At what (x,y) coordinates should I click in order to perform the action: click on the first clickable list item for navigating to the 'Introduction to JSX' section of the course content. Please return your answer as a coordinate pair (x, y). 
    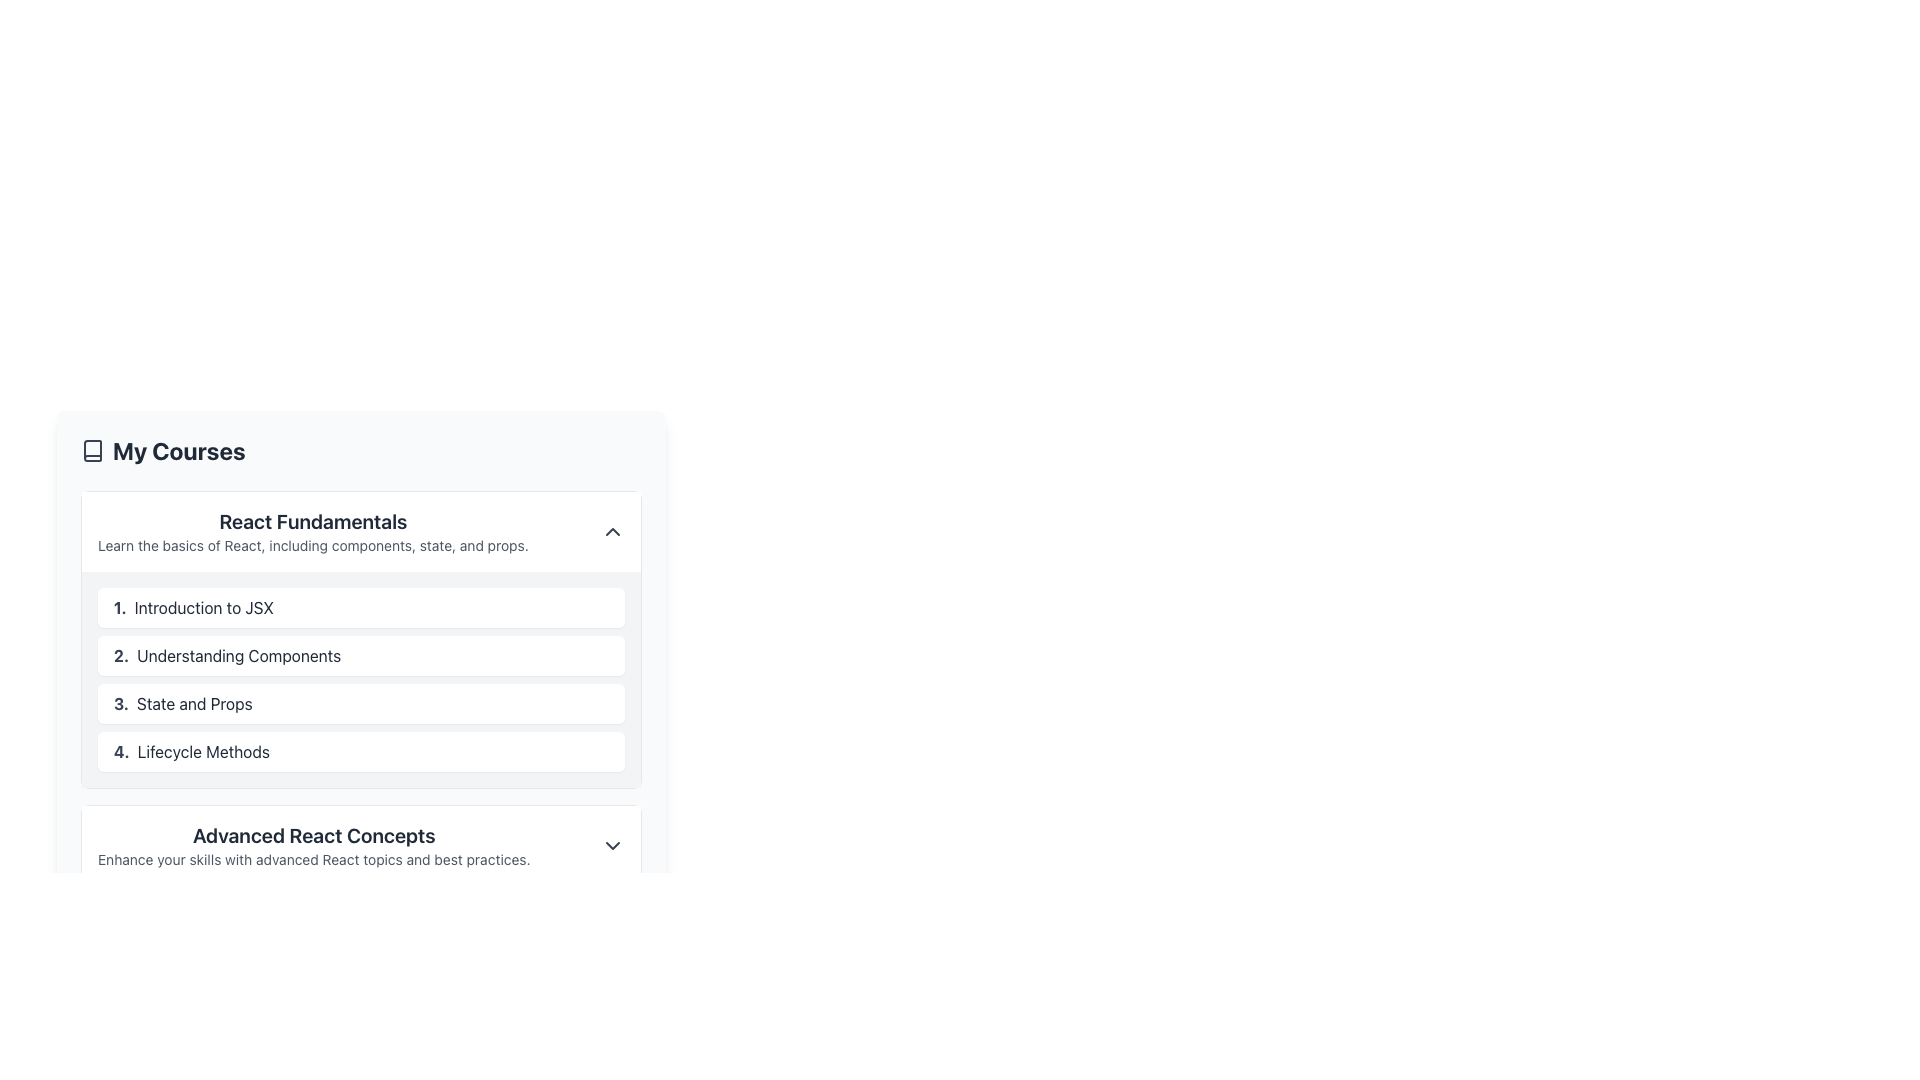
    Looking at the image, I should click on (361, 607).